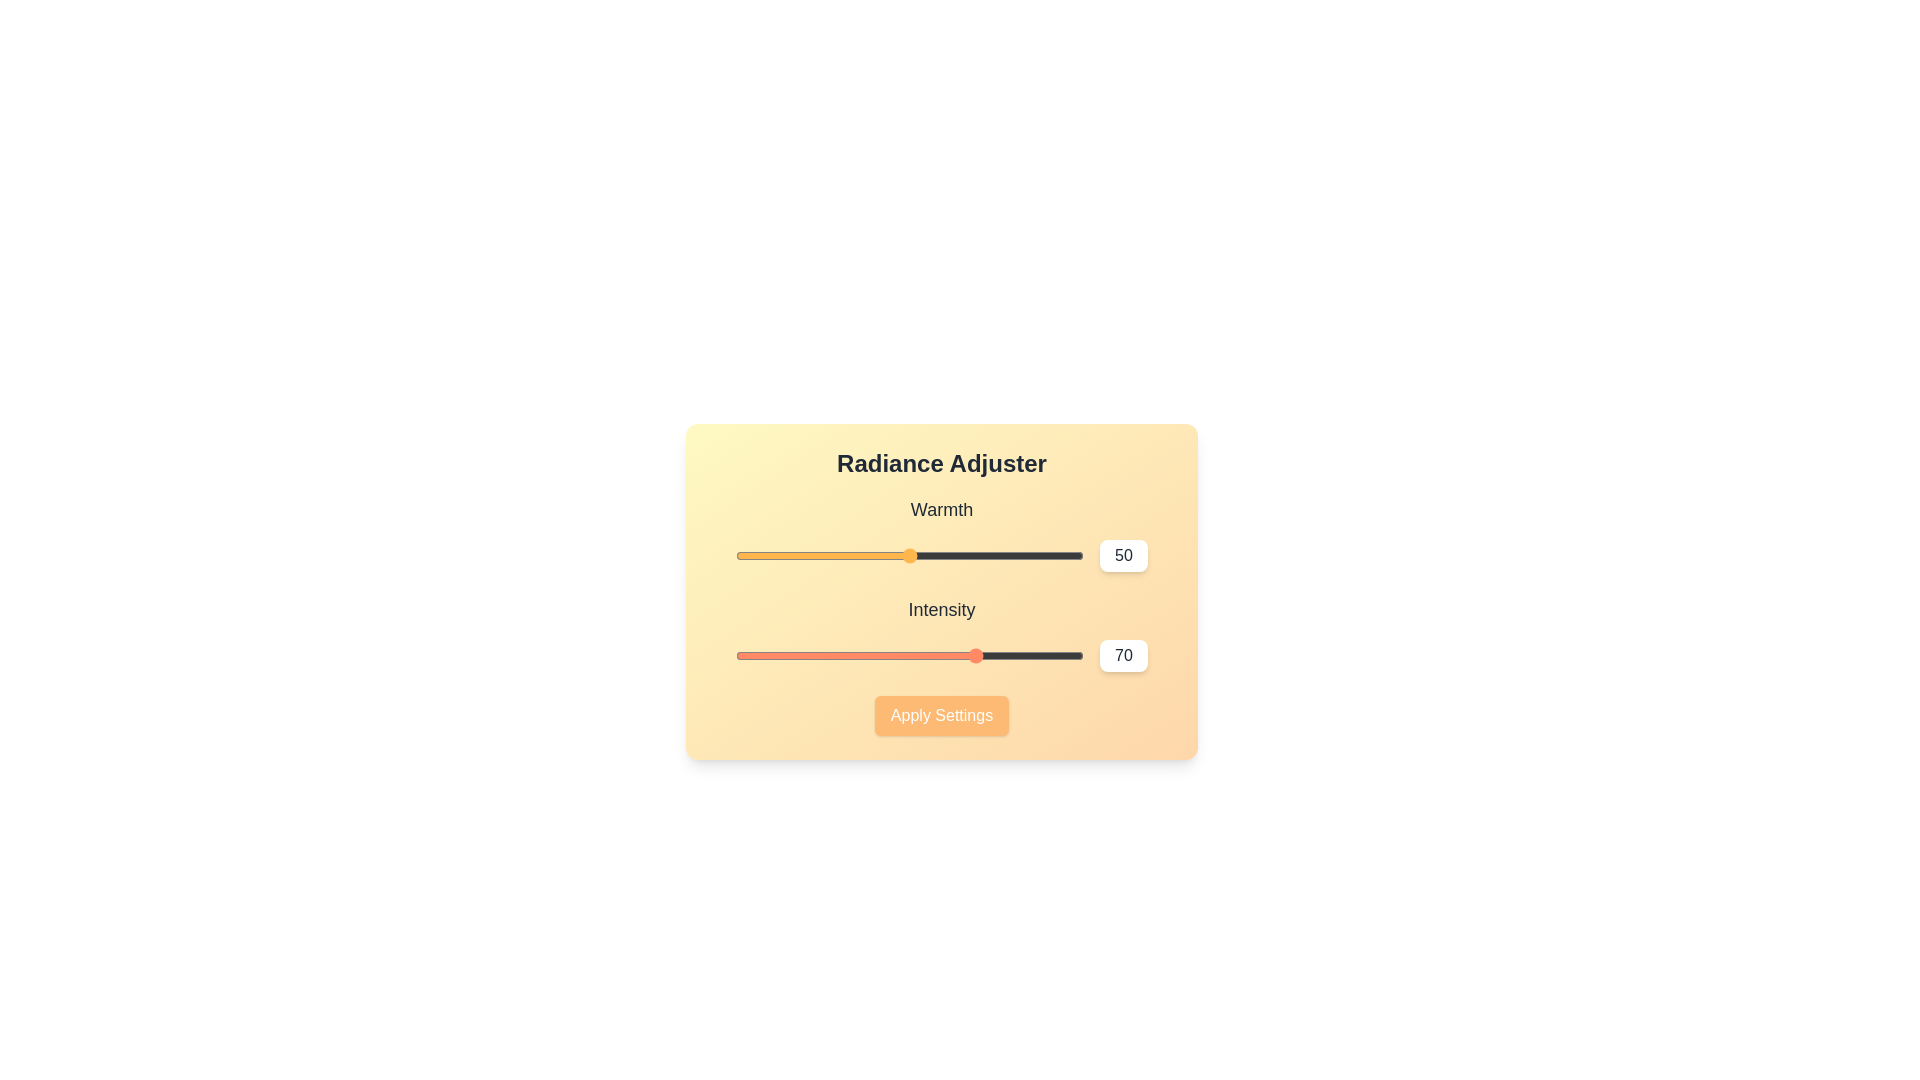 This screenshot has height=1080, width=1920. What do you see at coordinates (826, 555) in the screenshot?
I see `the 'Warmth' slider to 26` at bounding box center [826, 555].